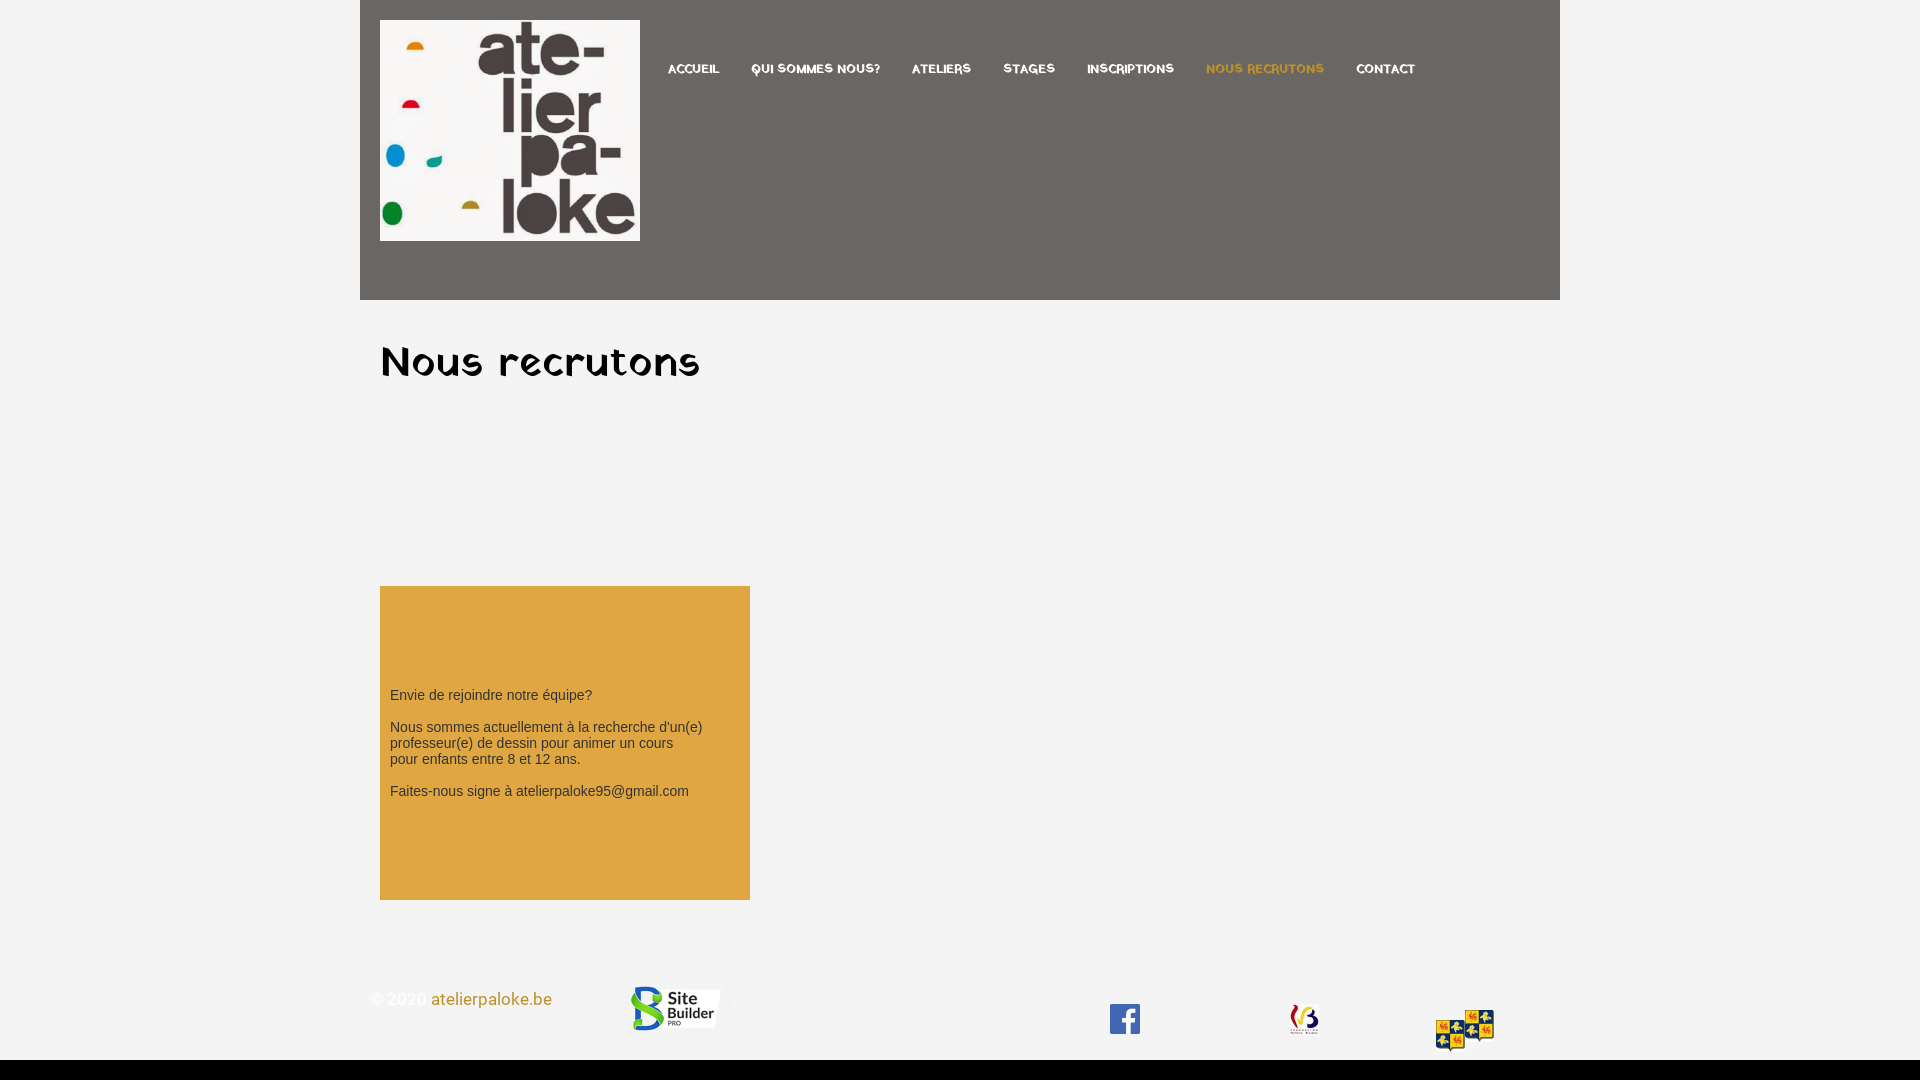 The height and width of the screenshot is (1080, 1920). I want to click on 'CONTACT', so click(1384, 71).